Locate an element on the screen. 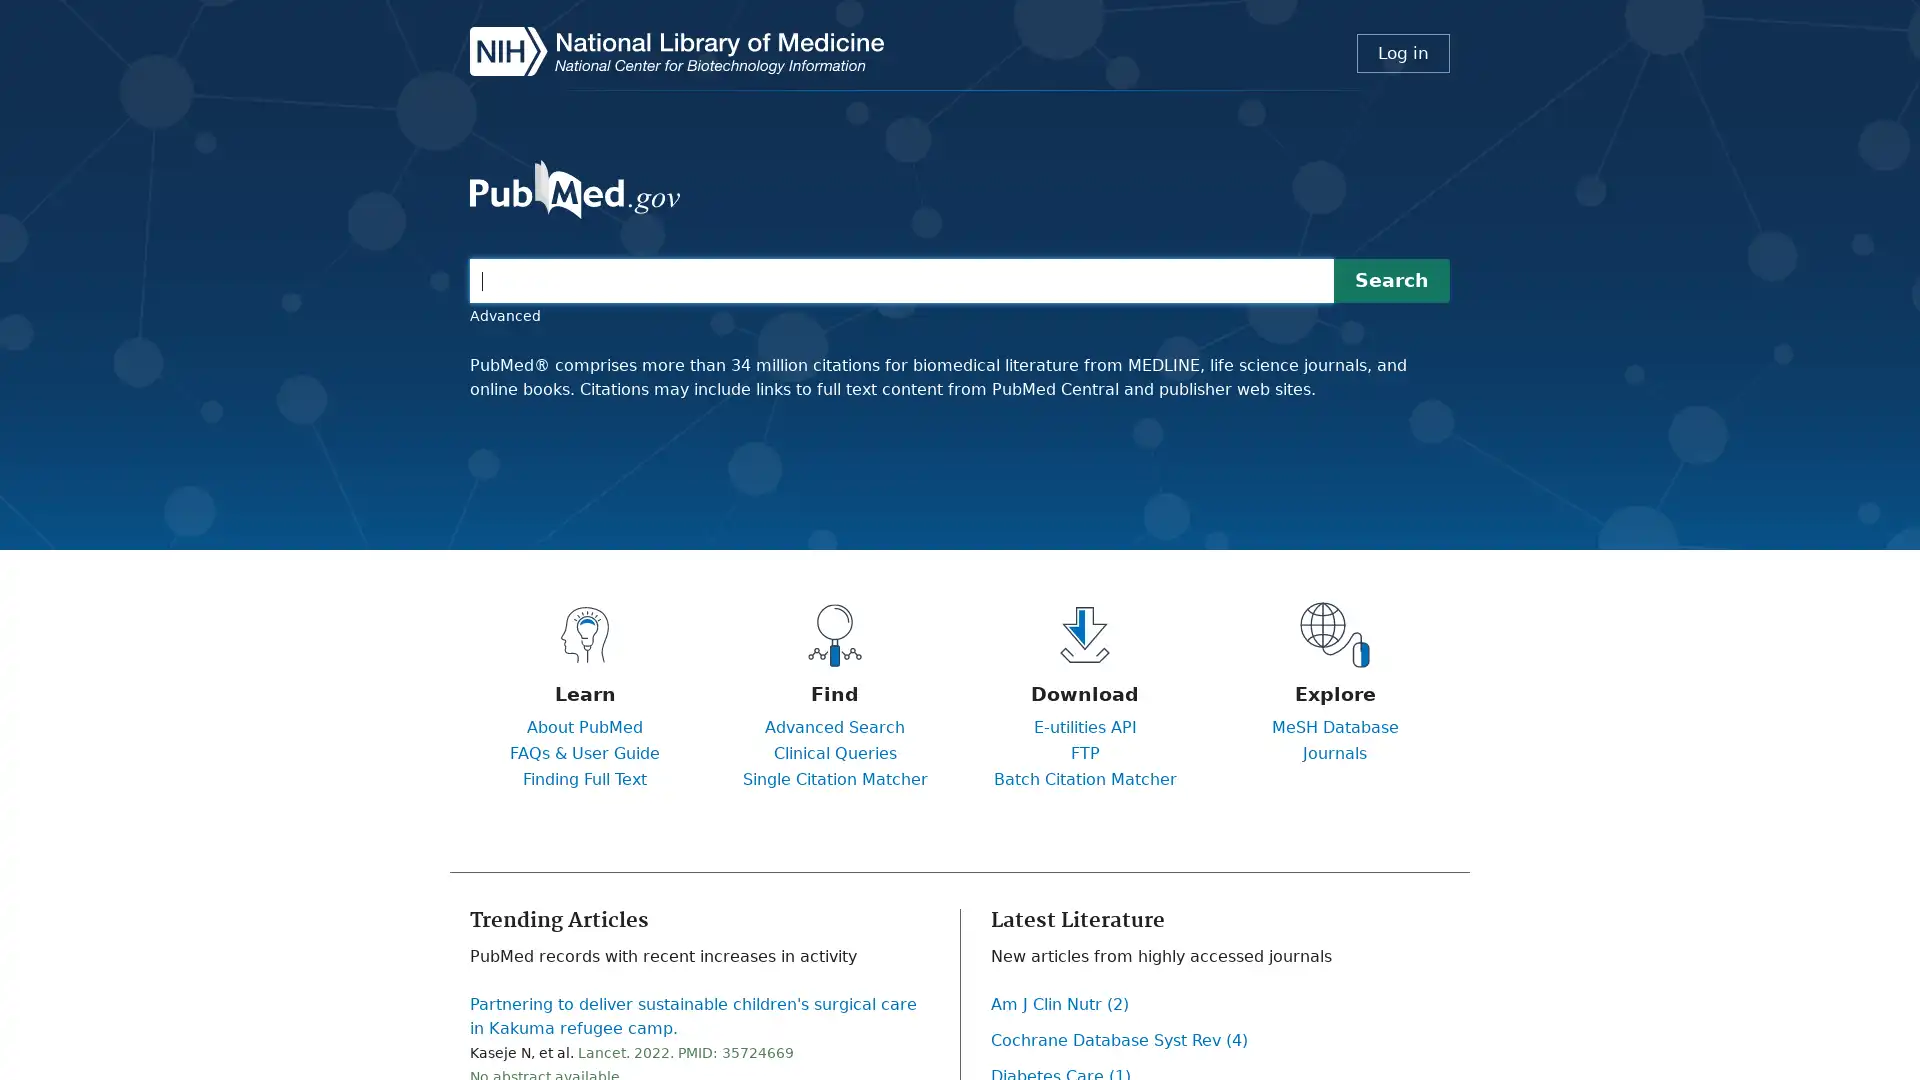 The height and width of the screenshot is (1080, 1920). Search is located at coordinates (1391, 281).